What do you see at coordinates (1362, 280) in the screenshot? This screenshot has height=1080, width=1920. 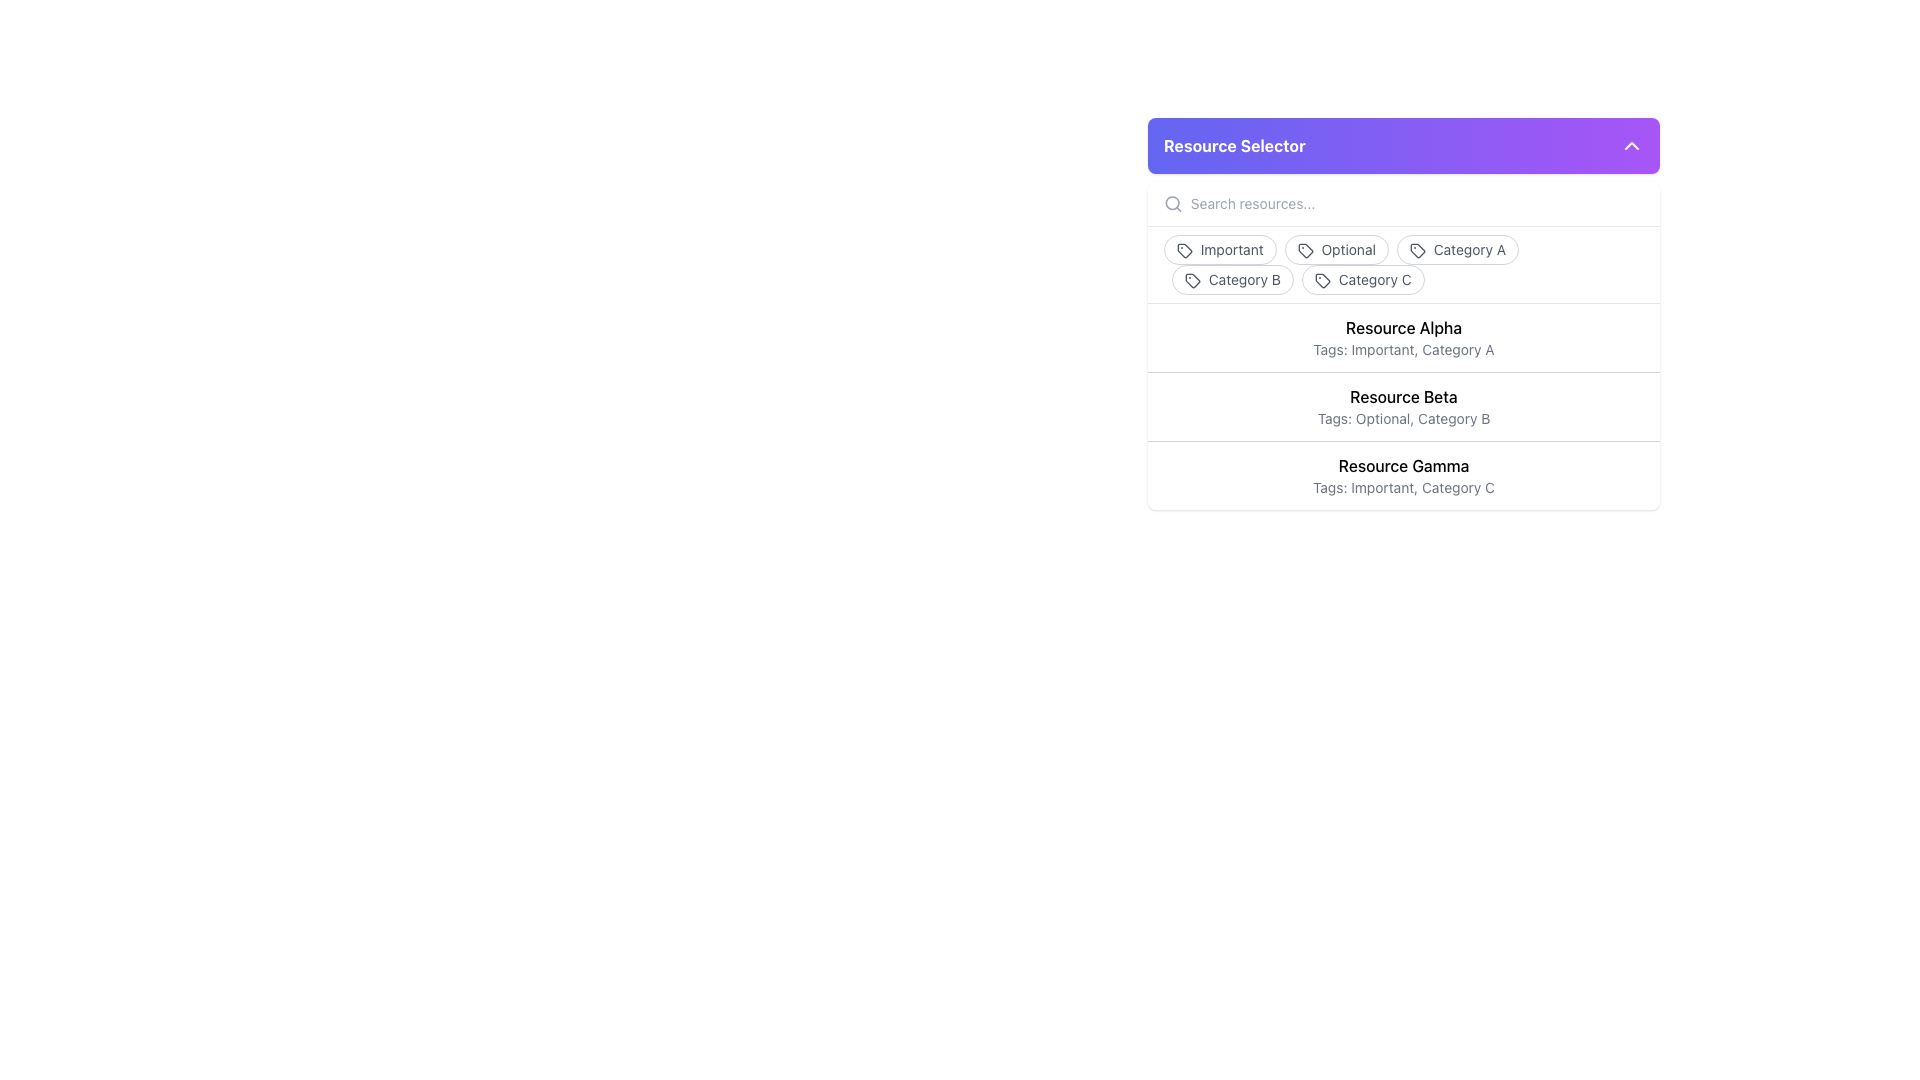 I see `the 'Category C' button, which is a rounded button with a white background and gray border, located below the main selector panel header and to the right of 'Category B'` at bounding box center [1362, 280].